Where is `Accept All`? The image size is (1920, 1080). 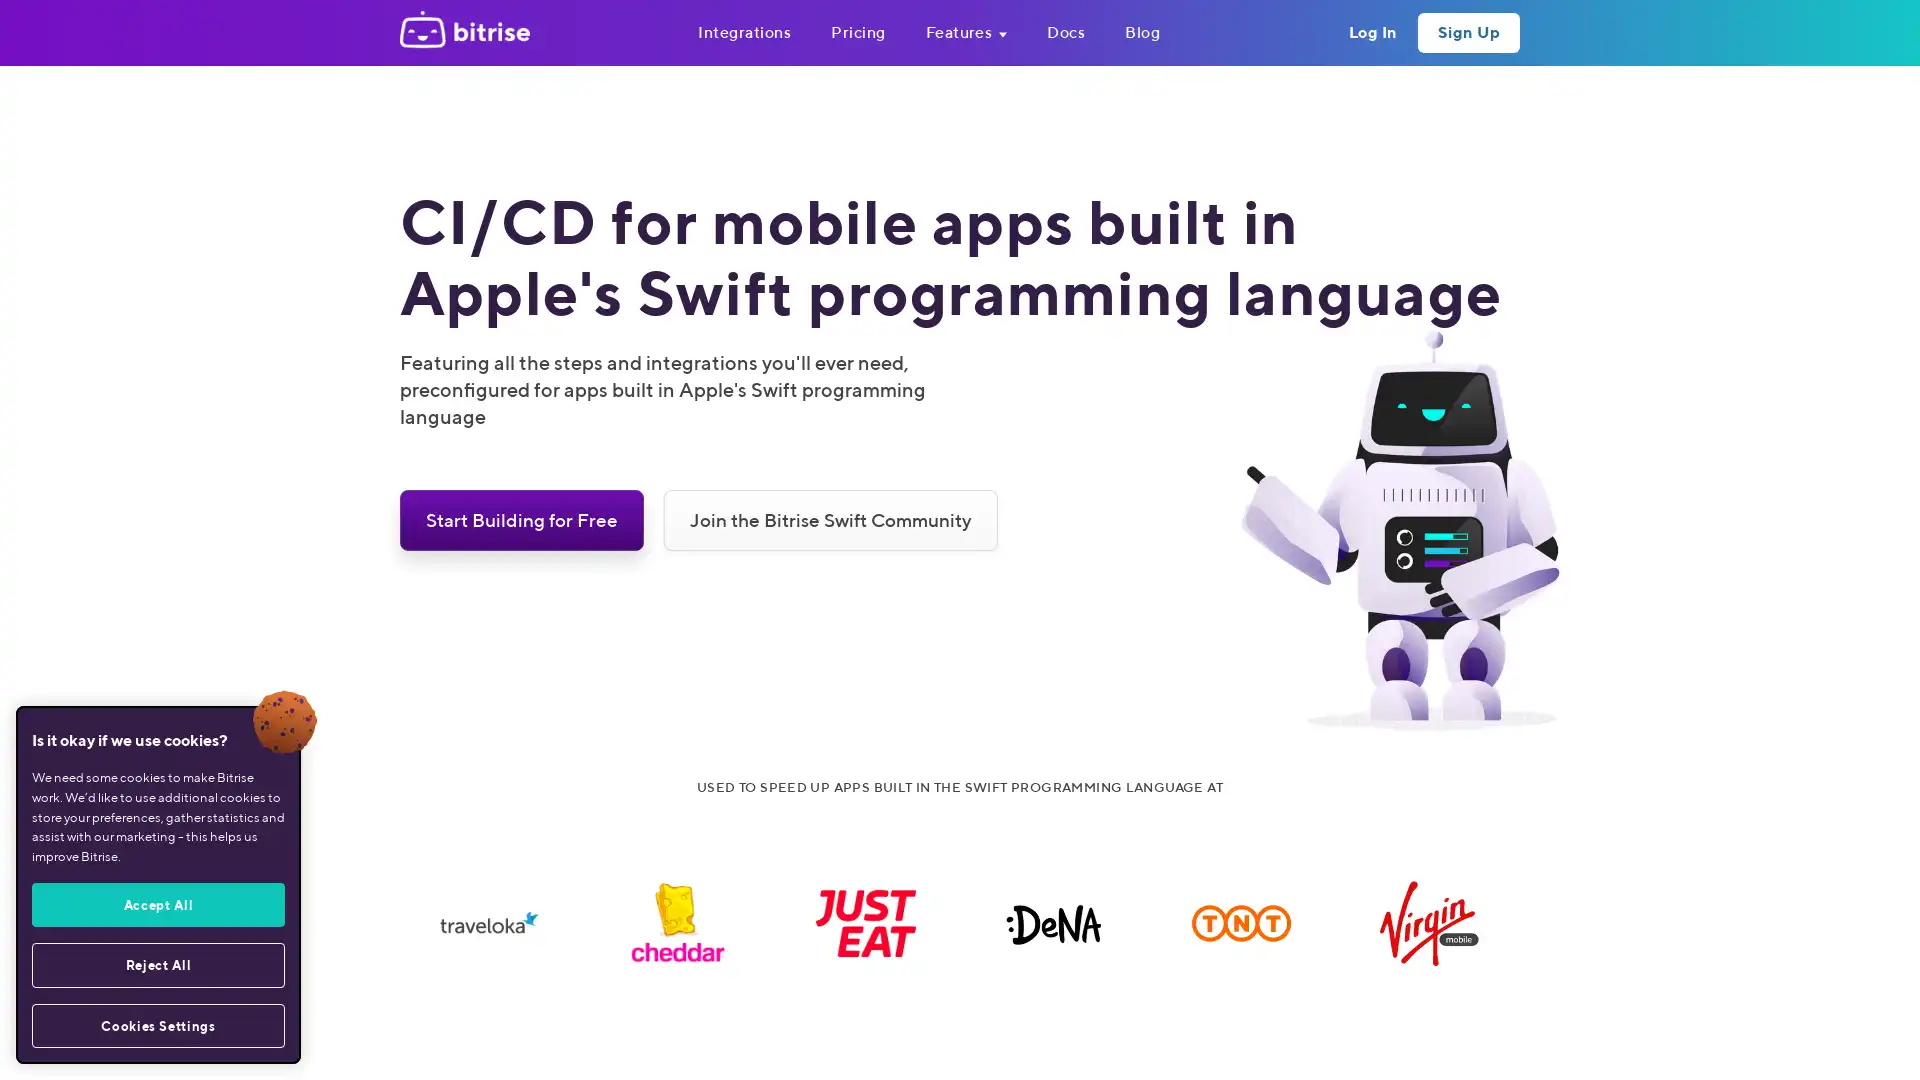 Accept All is located at coordinates (157, 904).